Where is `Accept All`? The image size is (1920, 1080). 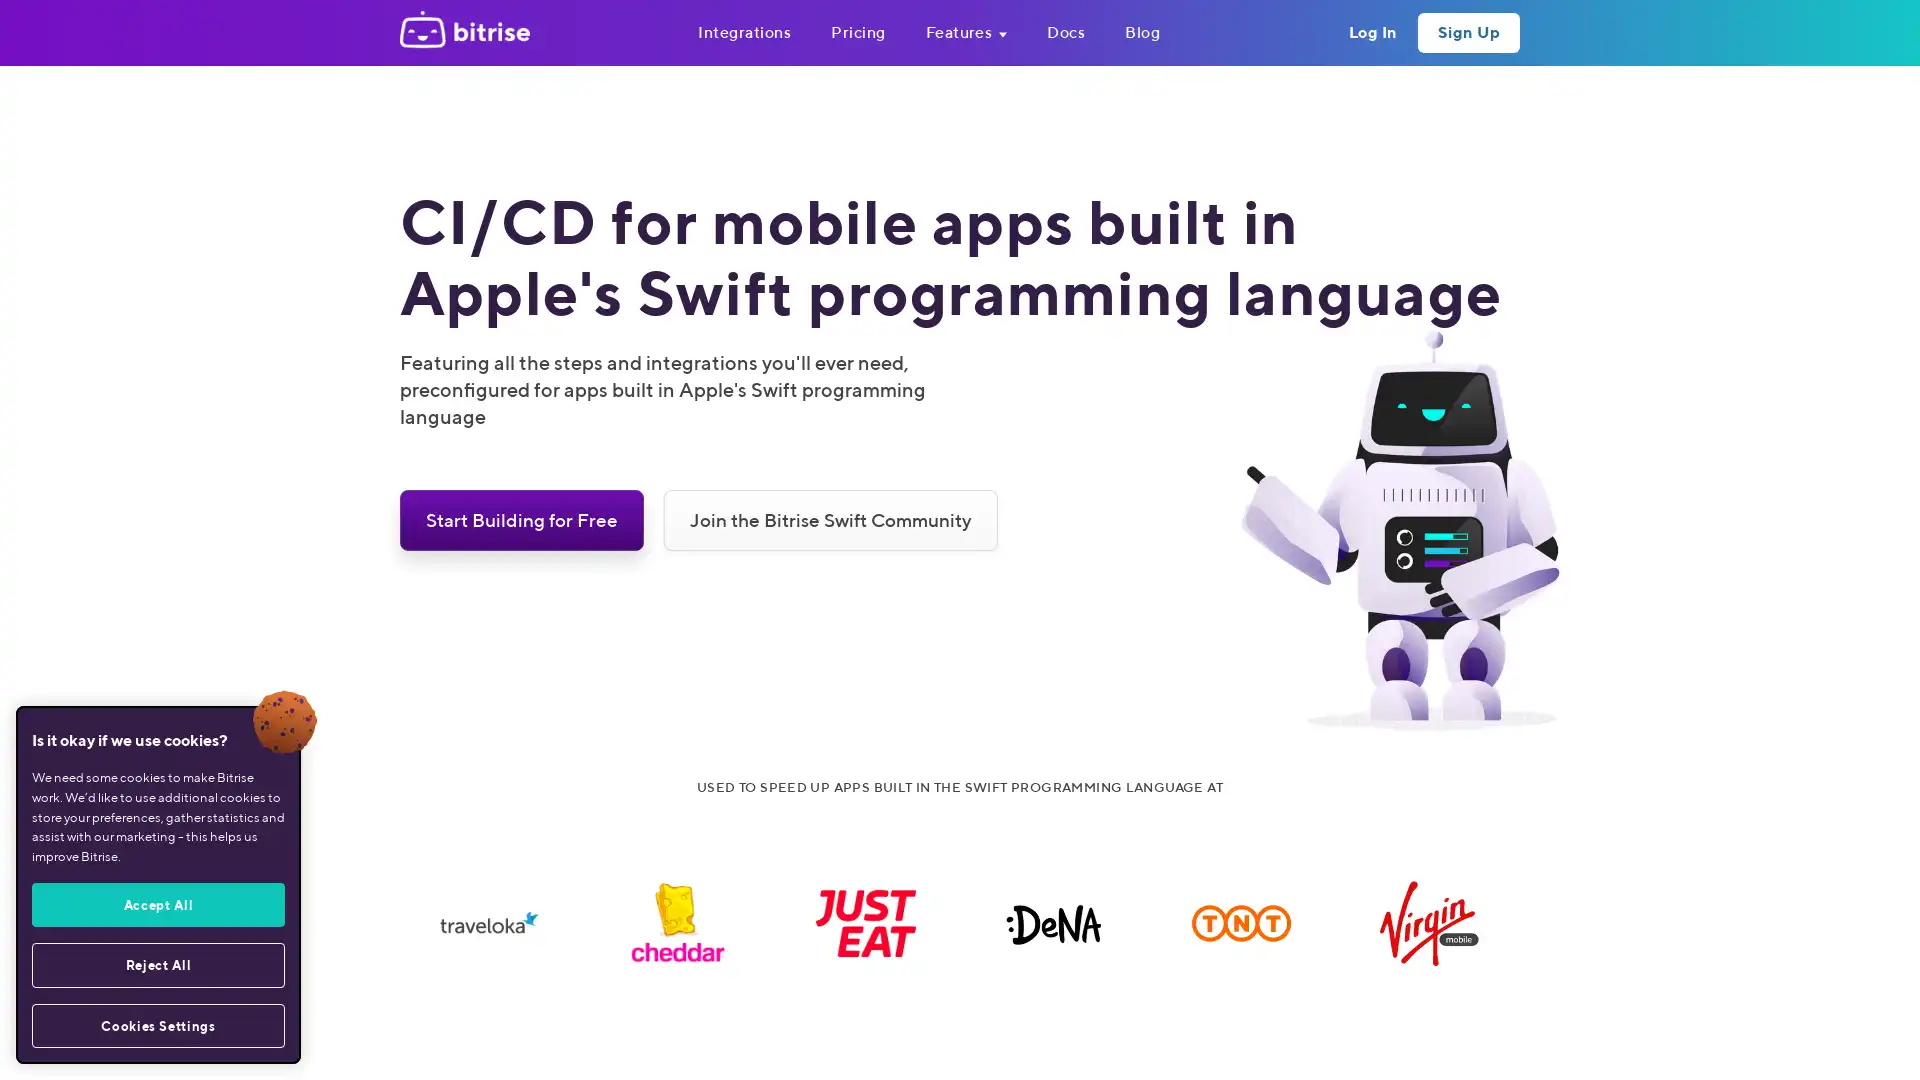 Accept All is located at coordinates (157, 904).